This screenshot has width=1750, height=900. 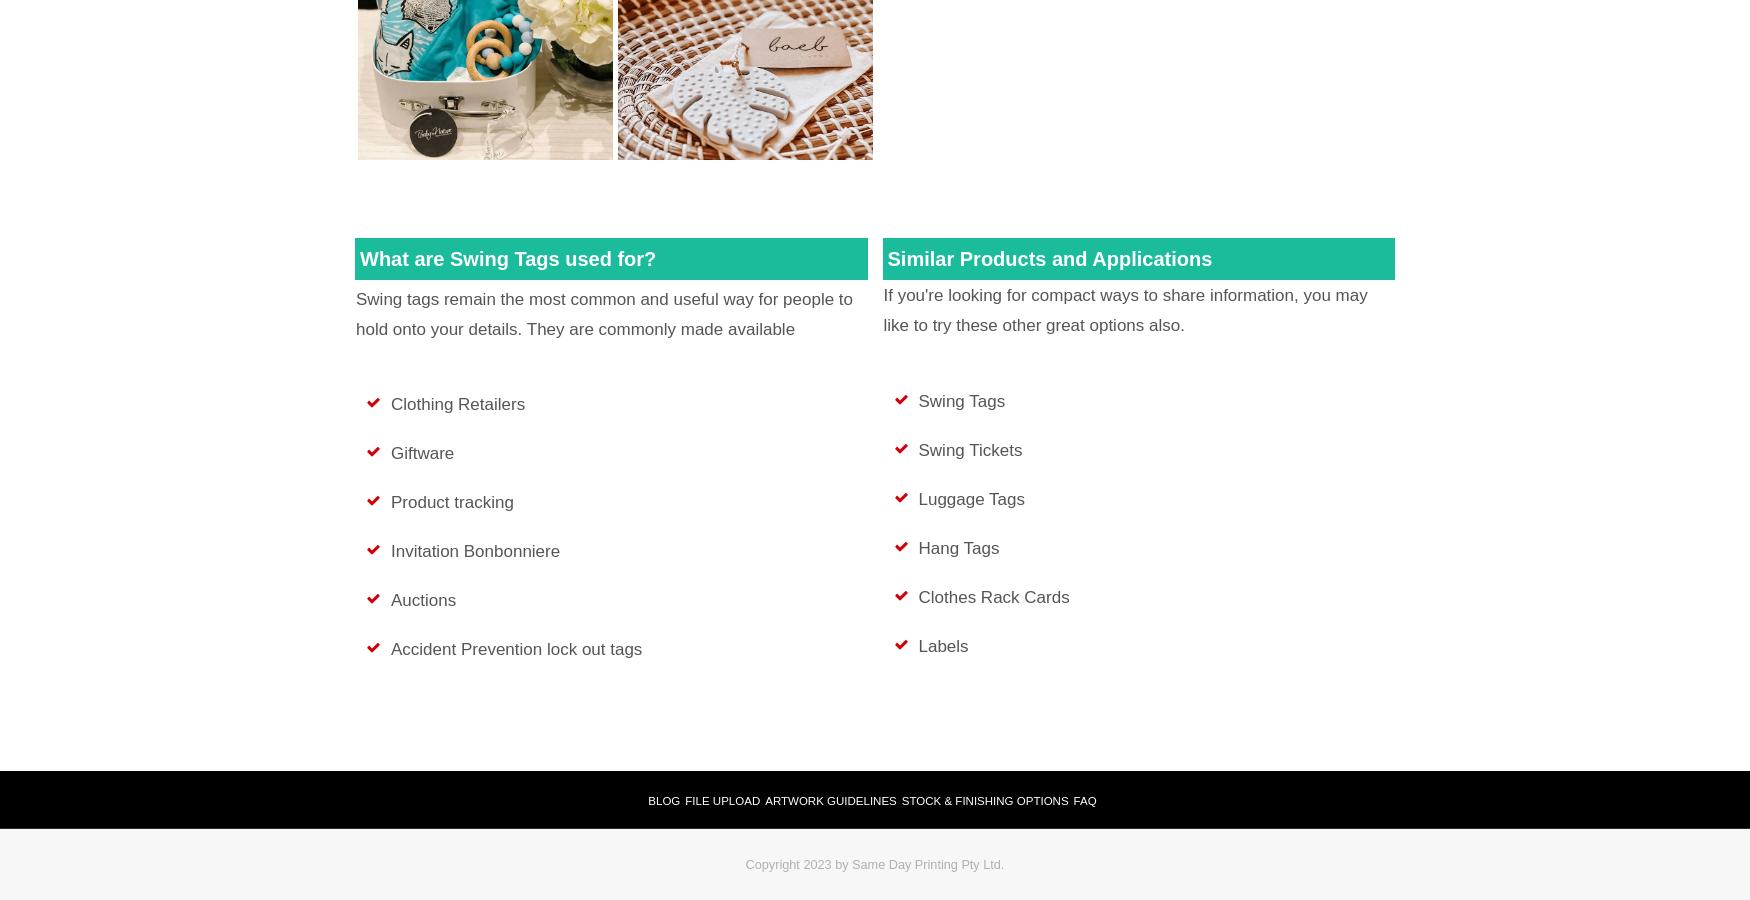 What do you see at coordinates (683, 801) in the screenshot?
I see `'File Upload'` at bounding box center [683, 801].